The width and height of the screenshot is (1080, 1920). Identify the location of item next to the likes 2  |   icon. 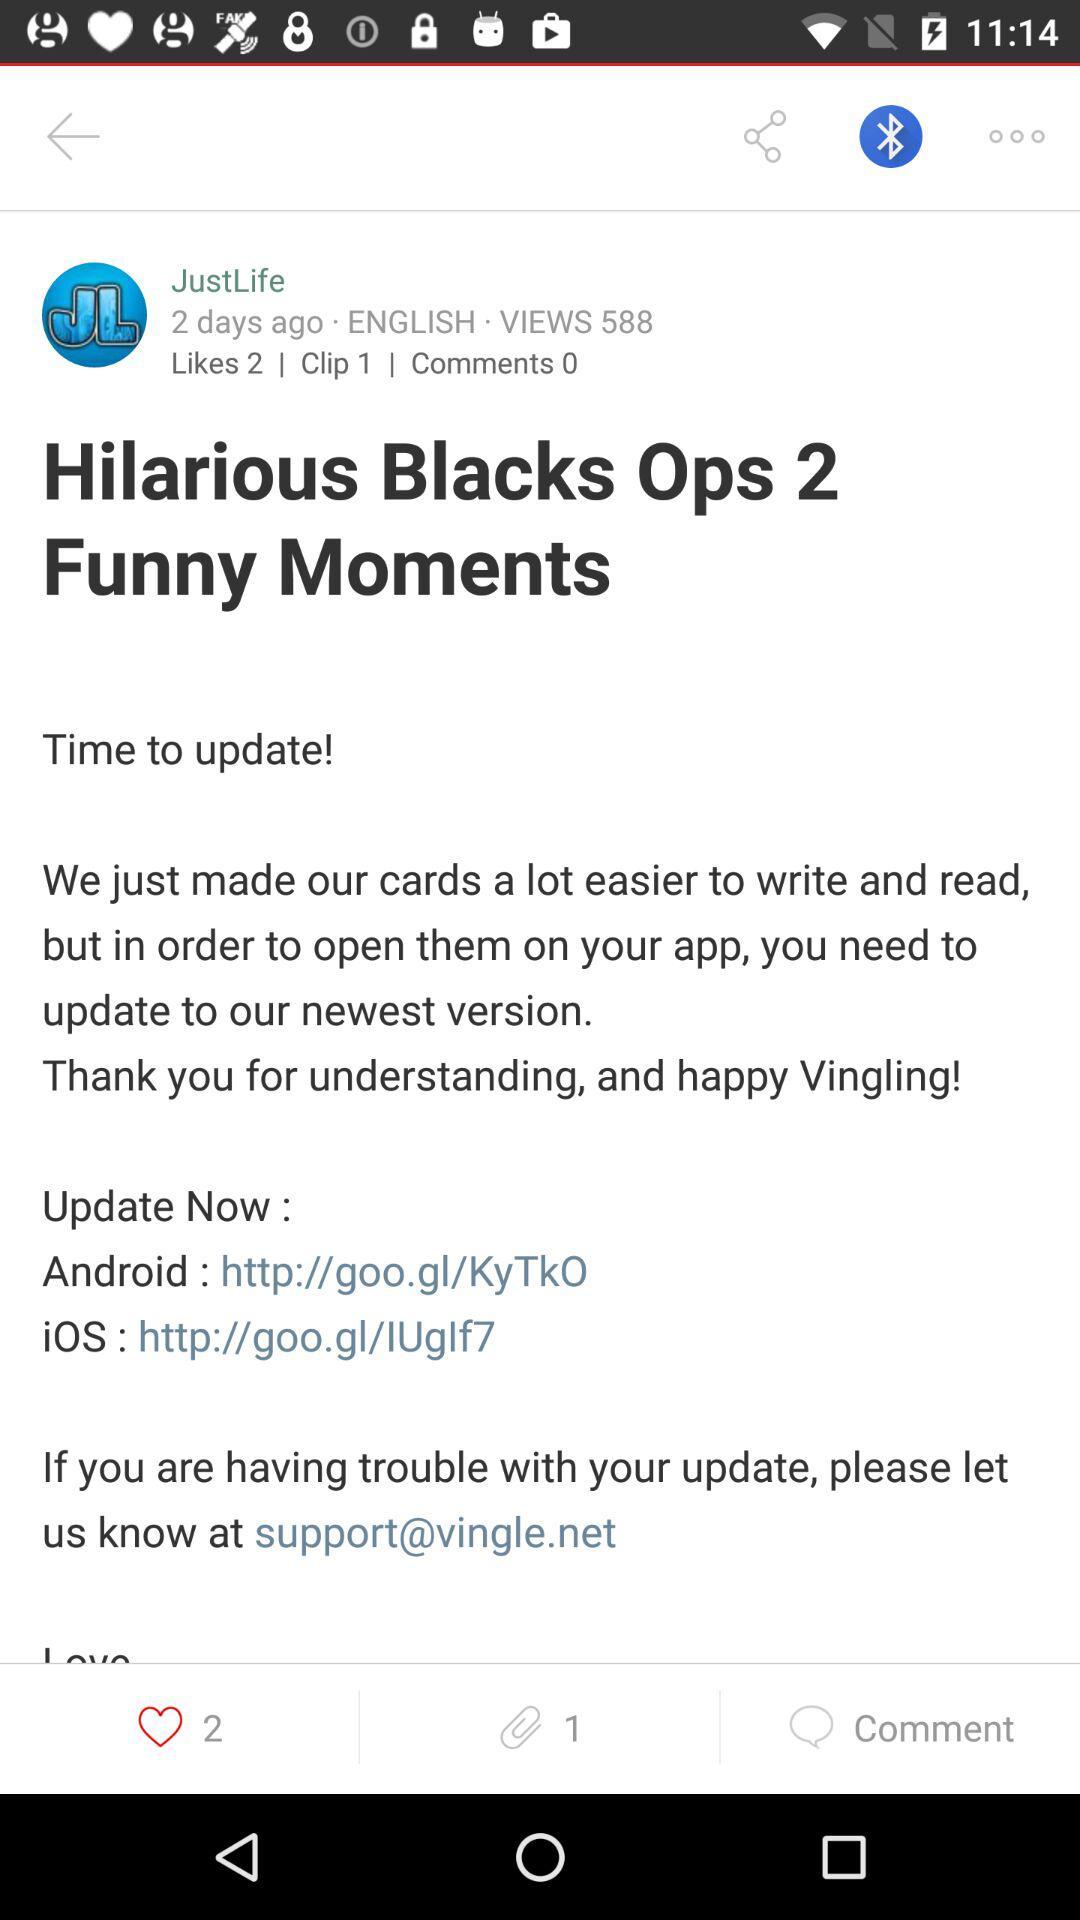
(354, 361).